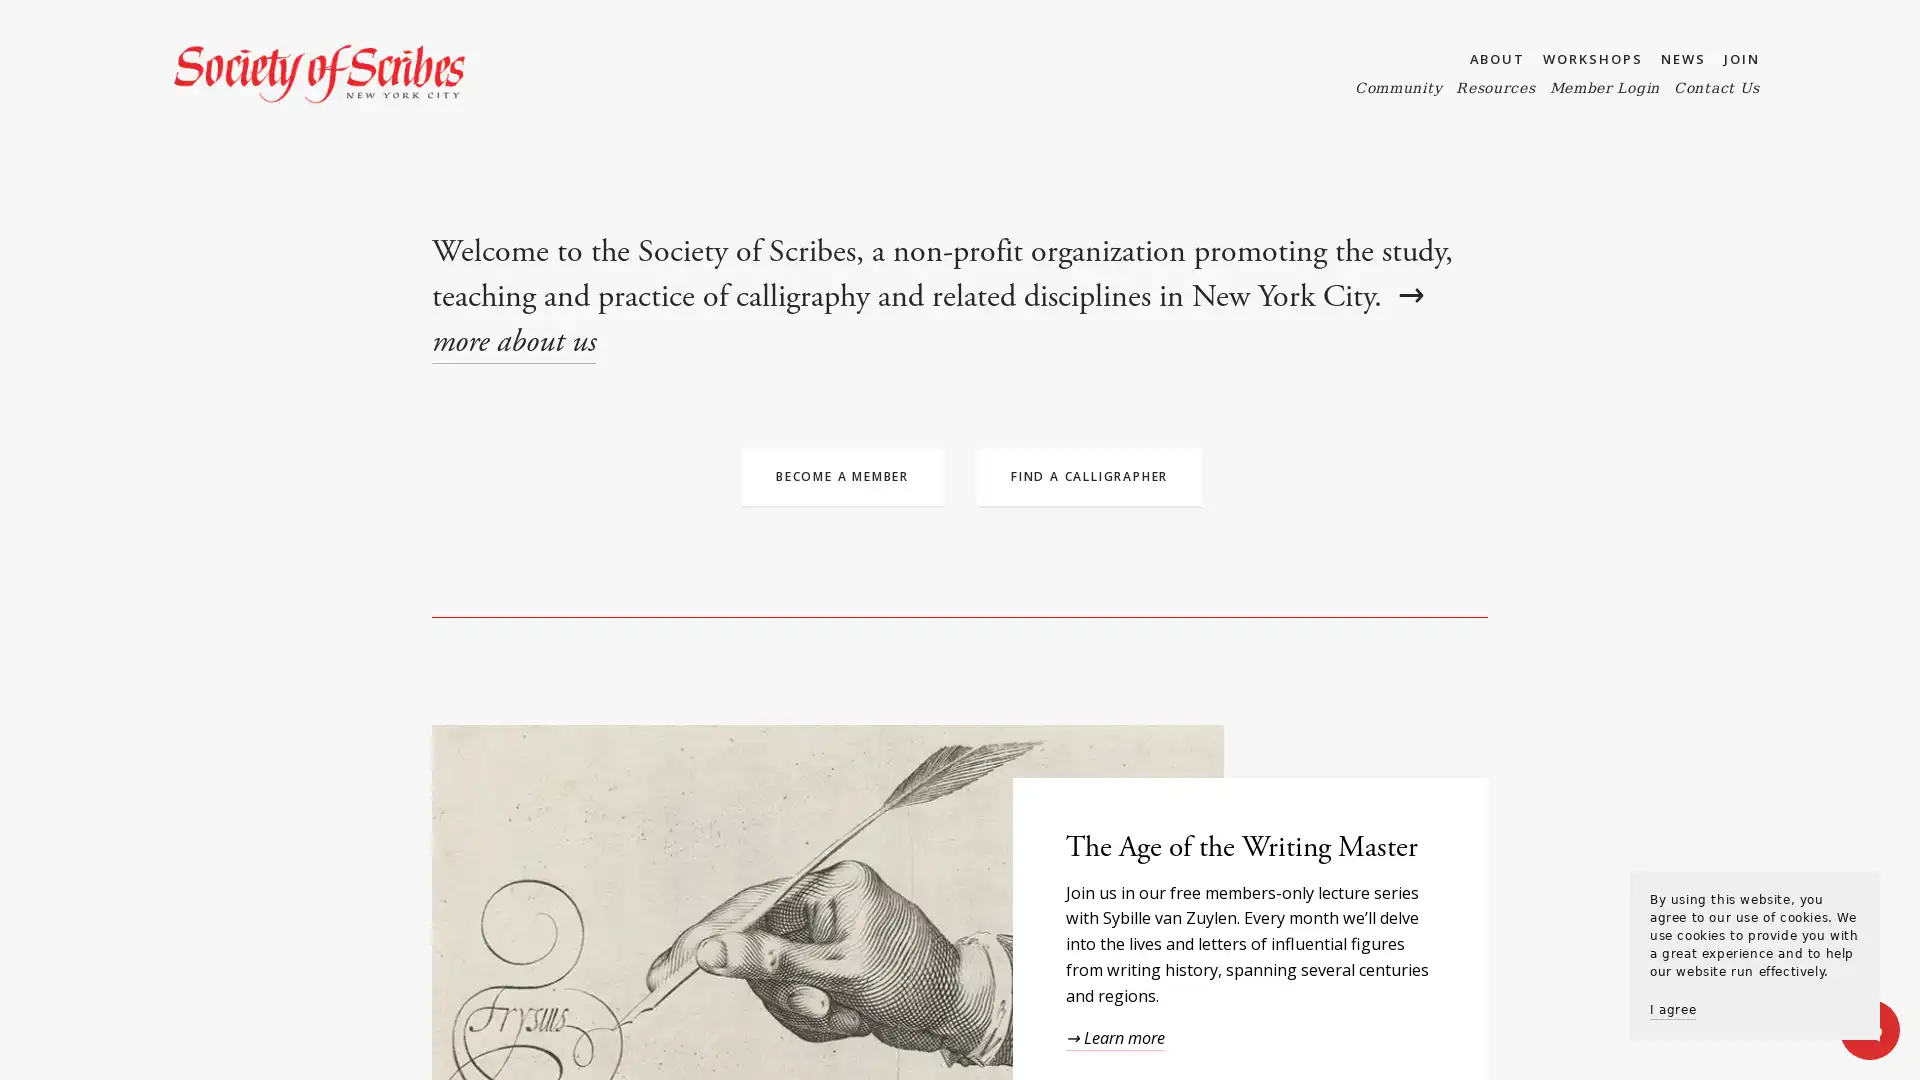 This screenshot has height=1080, width=1920. Describe the element at coordinates (1673, 1010) in the screenshot. I see `I agree` at that location.